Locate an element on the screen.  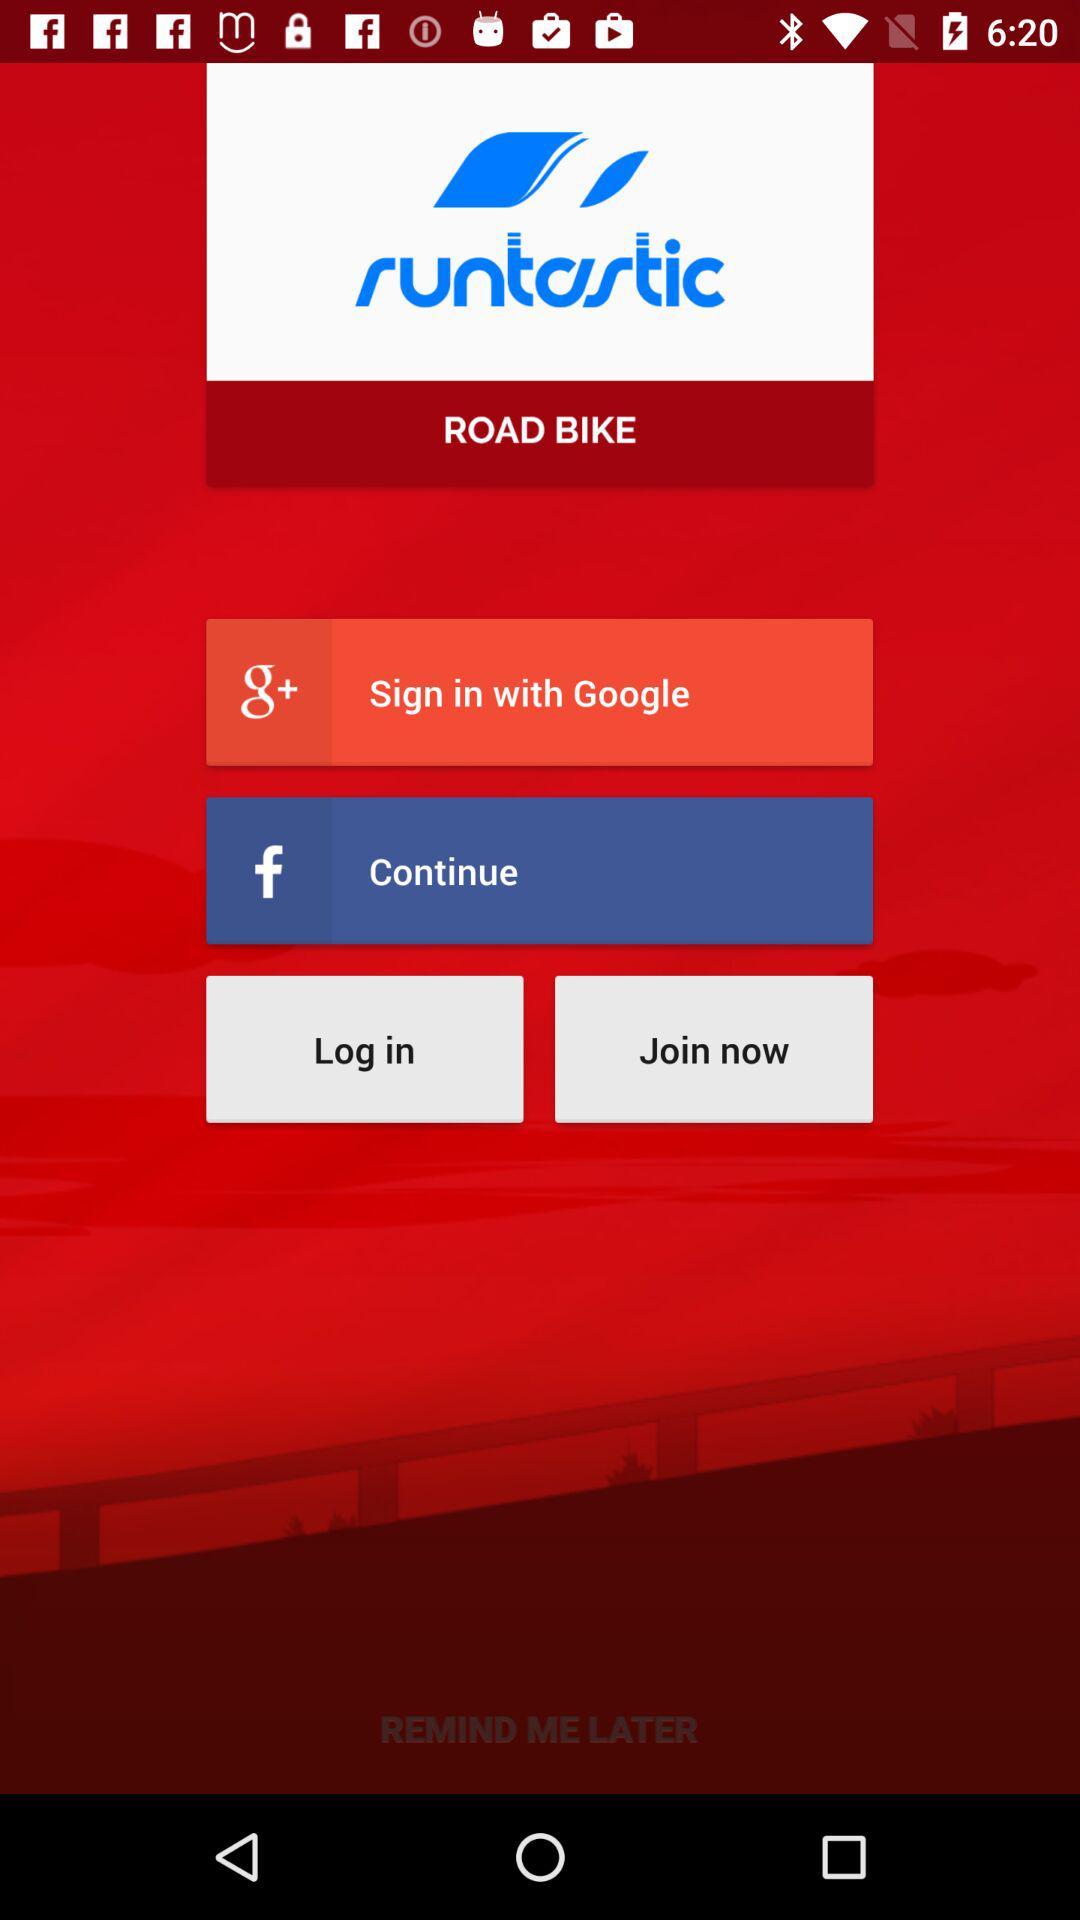
sign in with item is located at coordinates (538, 692).